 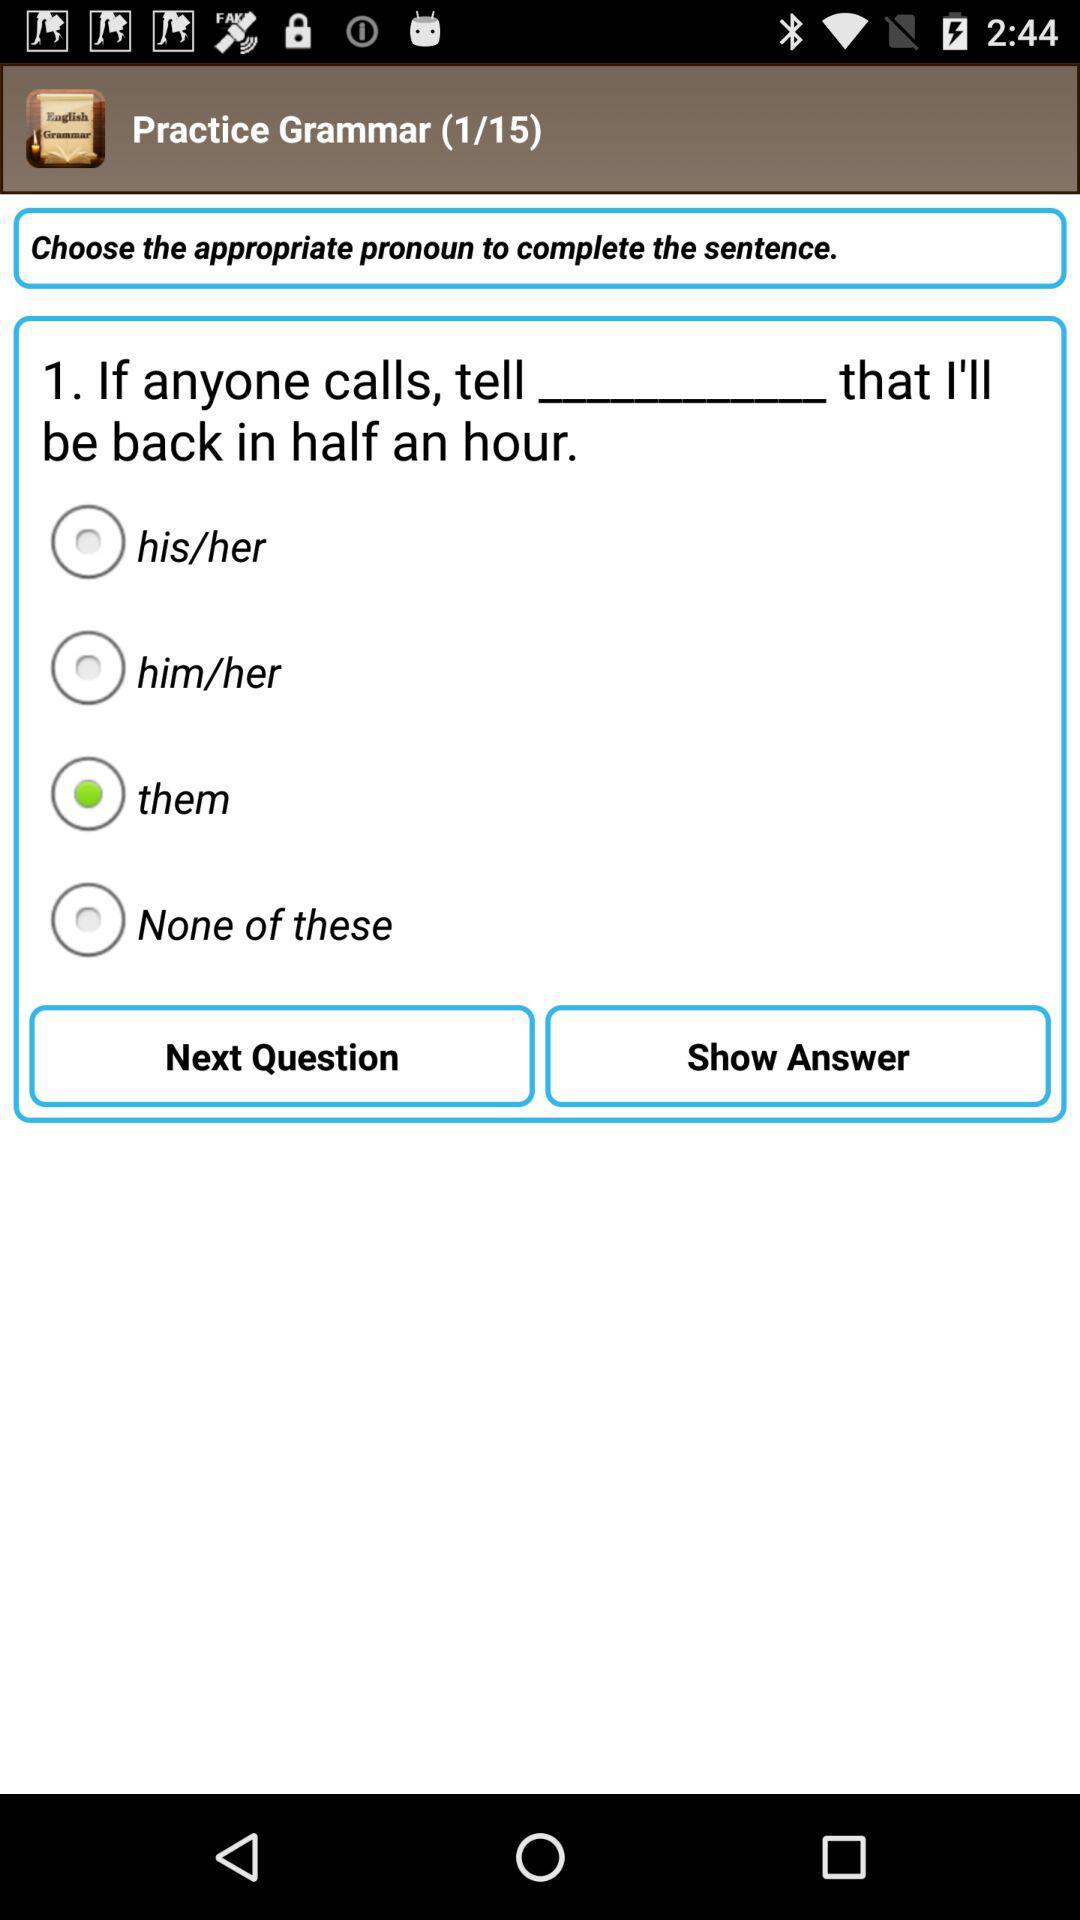 What do you see at coordinates (215, 922) in the screenshot?
I see `item above the next question` at bounding box center [215, 922].